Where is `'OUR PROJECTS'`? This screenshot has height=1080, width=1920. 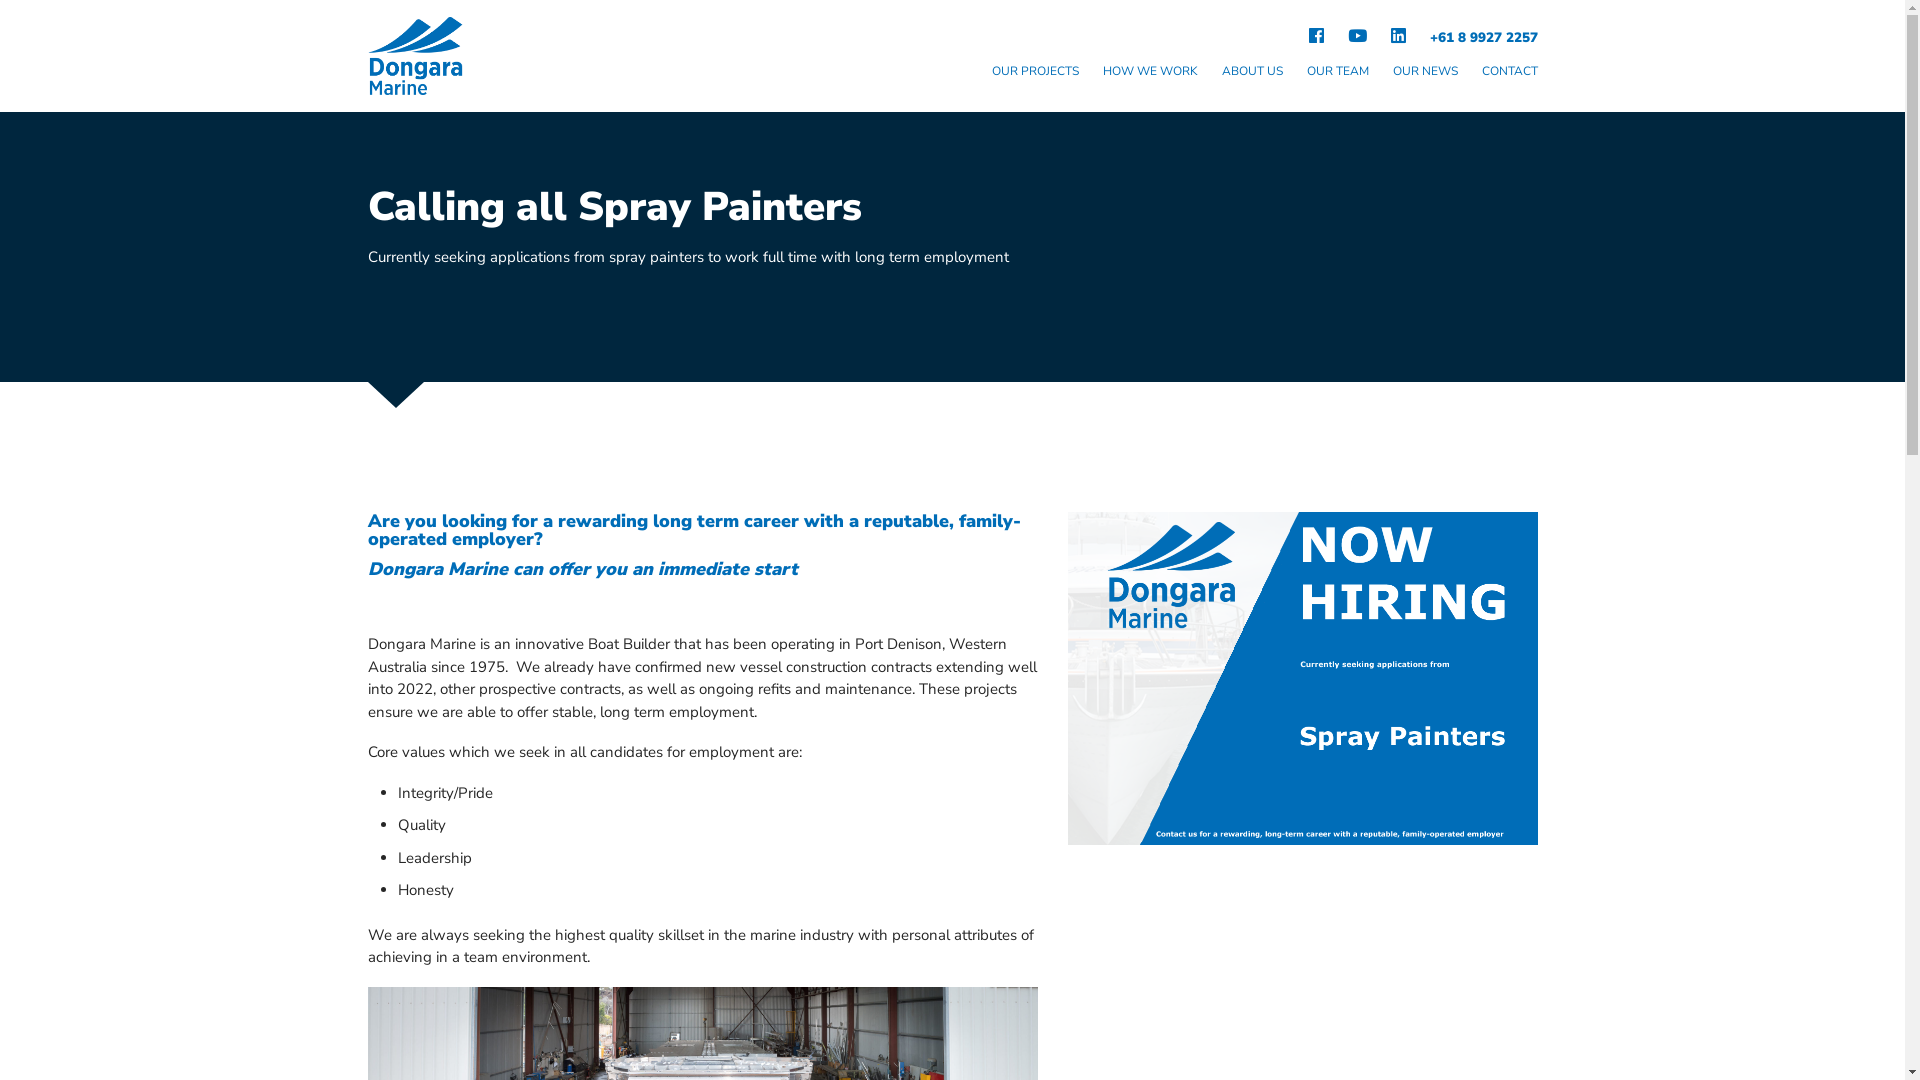 'OUR PROJECTS' is located at coordinates (1035, 72).